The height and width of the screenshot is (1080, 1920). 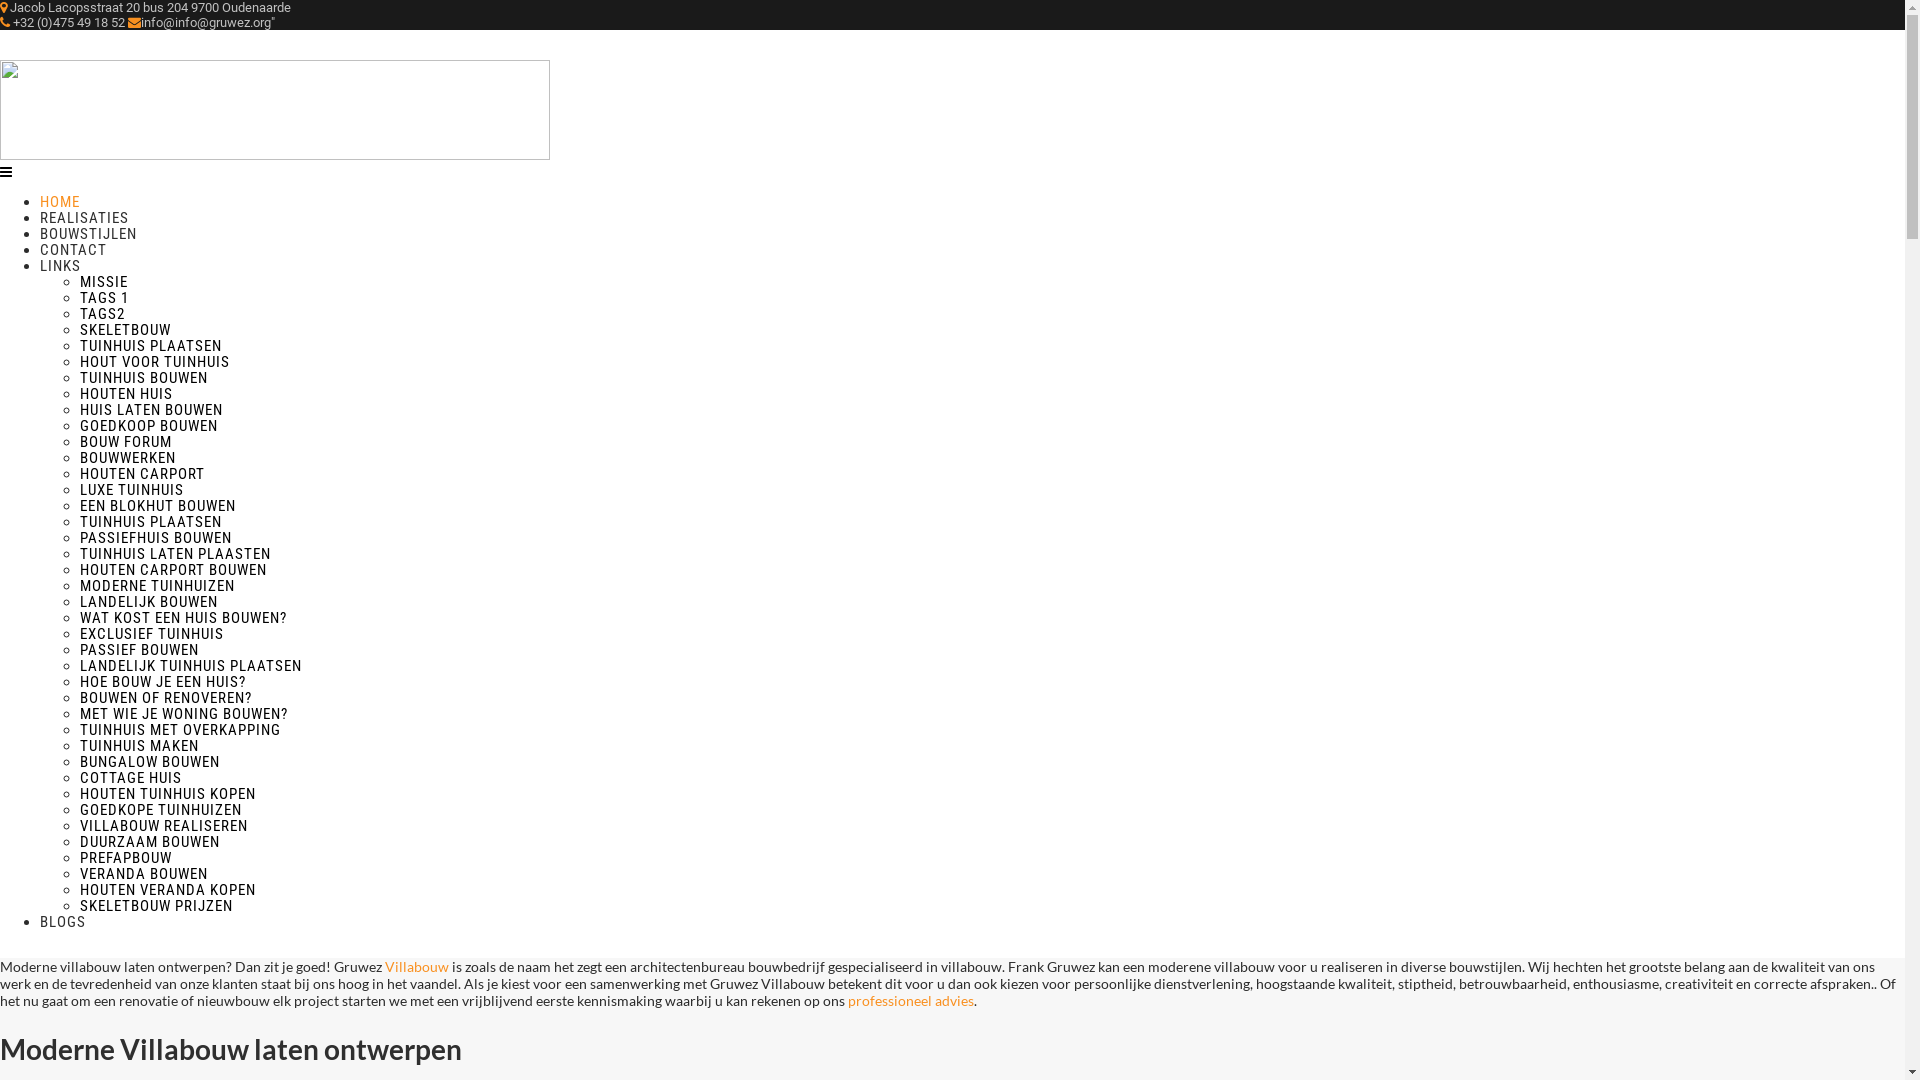 I want to click on 'MISSIE', so click(x=80, y=281).